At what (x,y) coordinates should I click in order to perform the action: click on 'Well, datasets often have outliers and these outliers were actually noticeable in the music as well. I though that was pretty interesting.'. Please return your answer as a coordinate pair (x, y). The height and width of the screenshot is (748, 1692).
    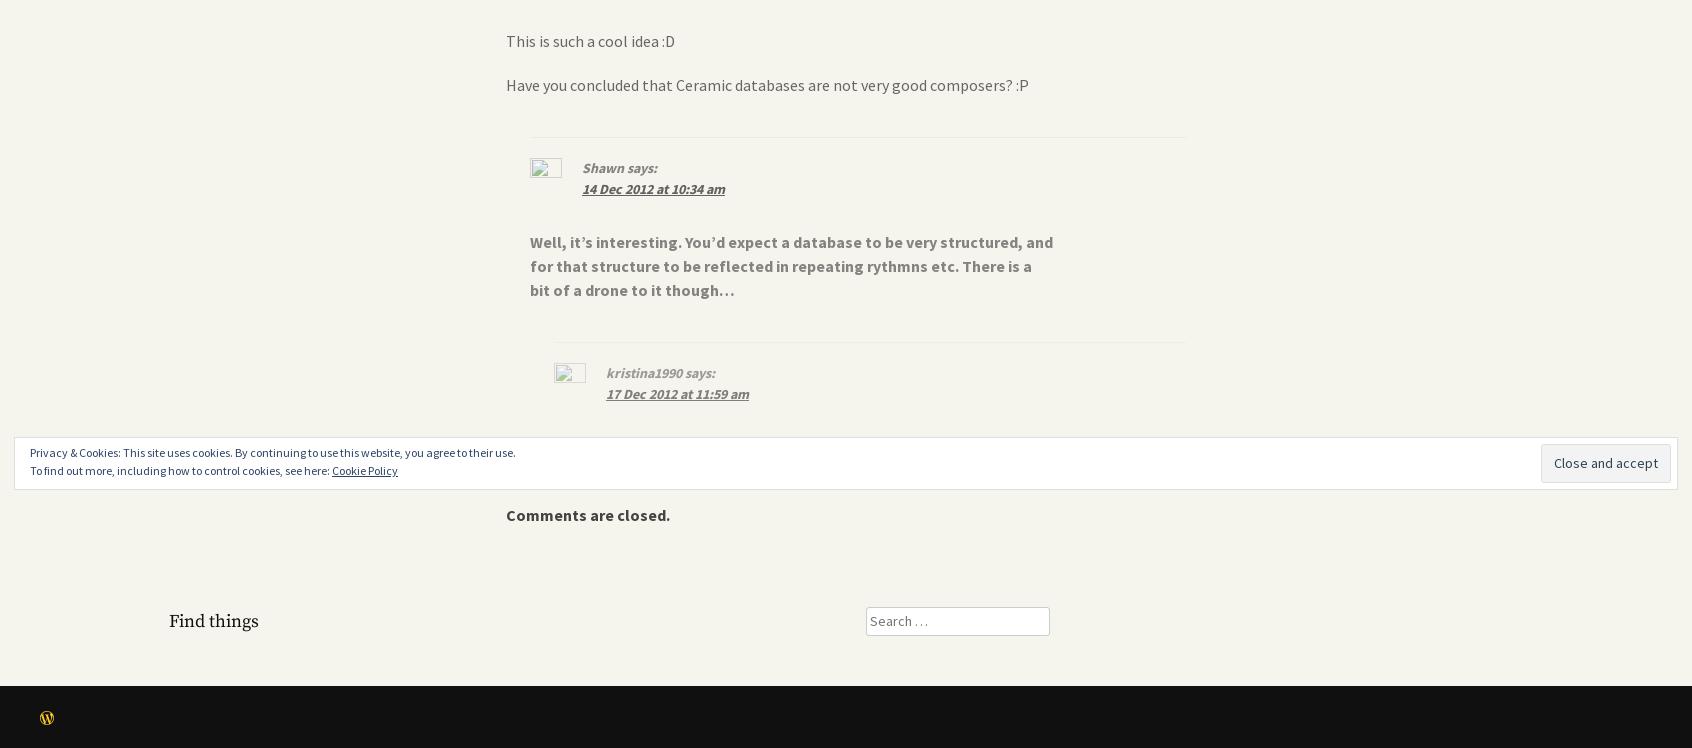
    Looking at the image, I should click on (802, 457).